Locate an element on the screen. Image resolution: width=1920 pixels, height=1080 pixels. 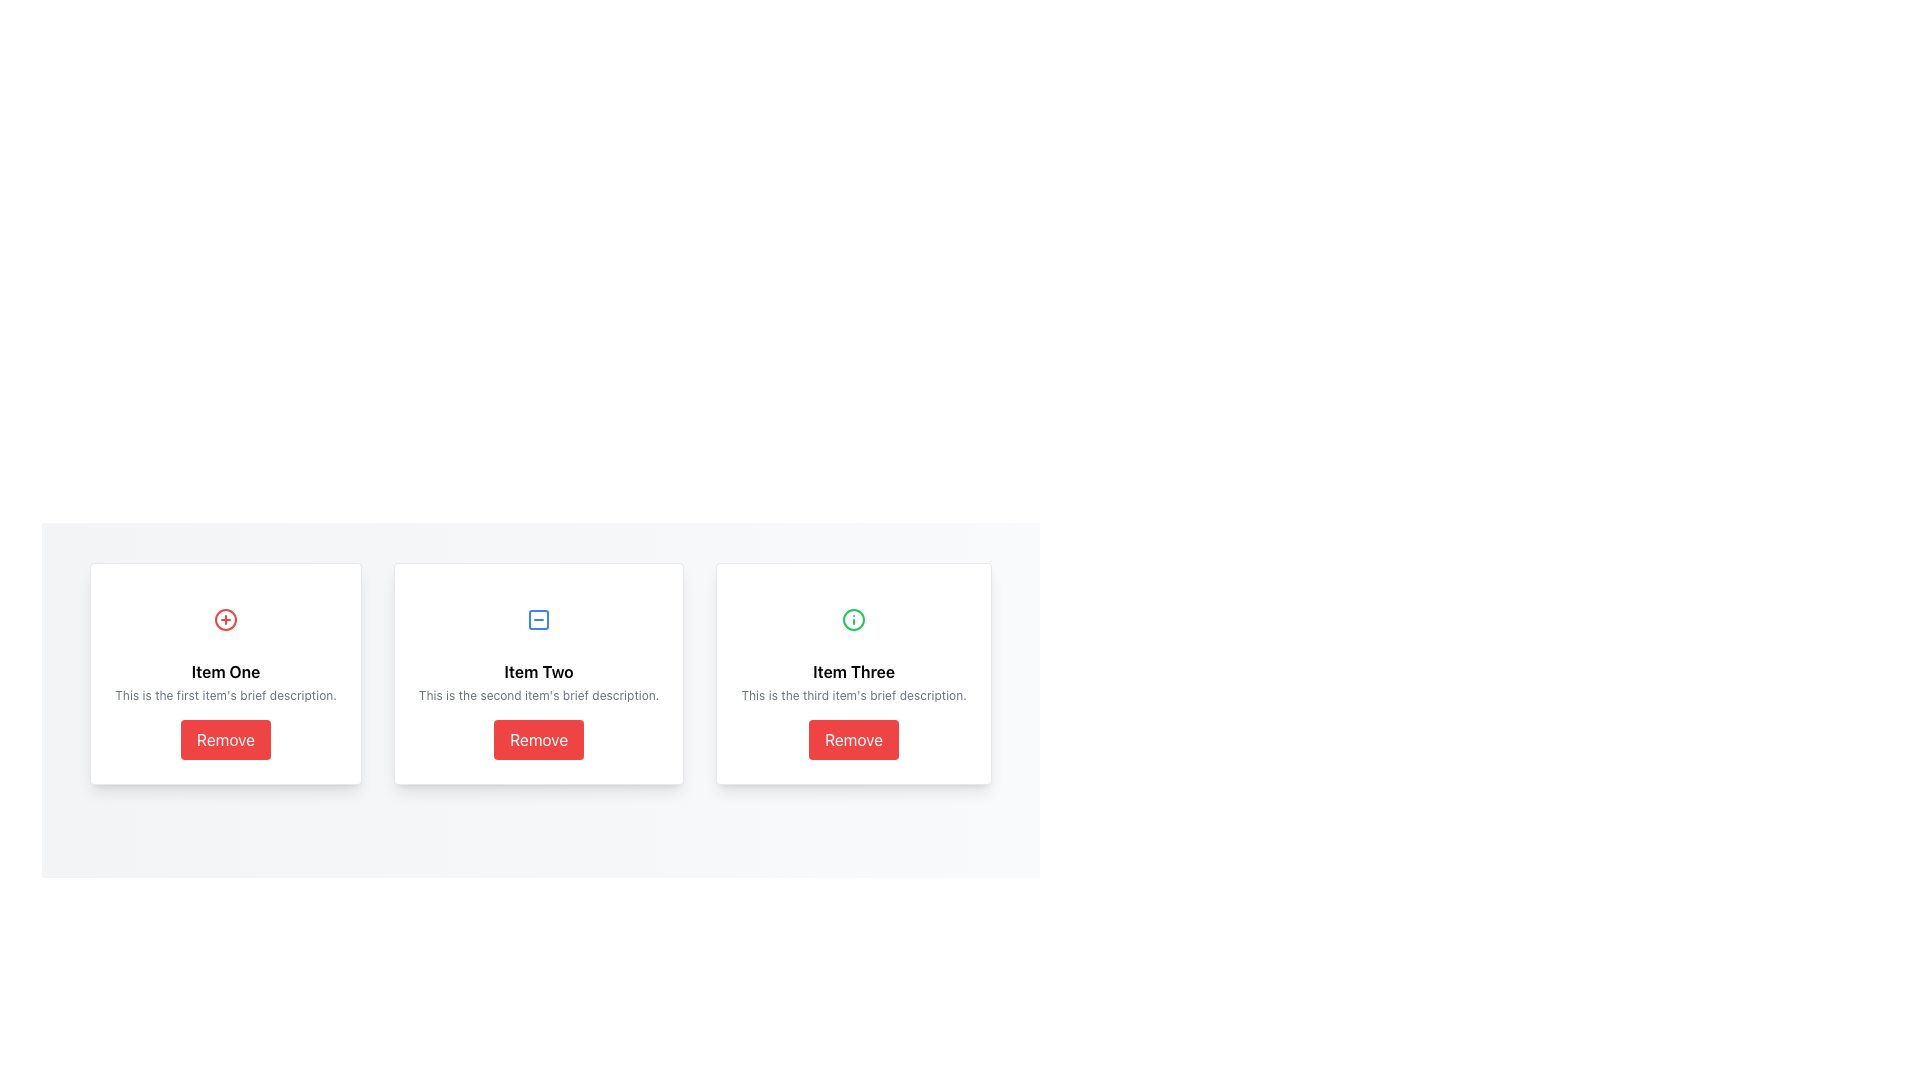
the Decorative icon shape located in the middle of the second card from the left in a horizontal row of three cards is located at coordinates (539, 619).